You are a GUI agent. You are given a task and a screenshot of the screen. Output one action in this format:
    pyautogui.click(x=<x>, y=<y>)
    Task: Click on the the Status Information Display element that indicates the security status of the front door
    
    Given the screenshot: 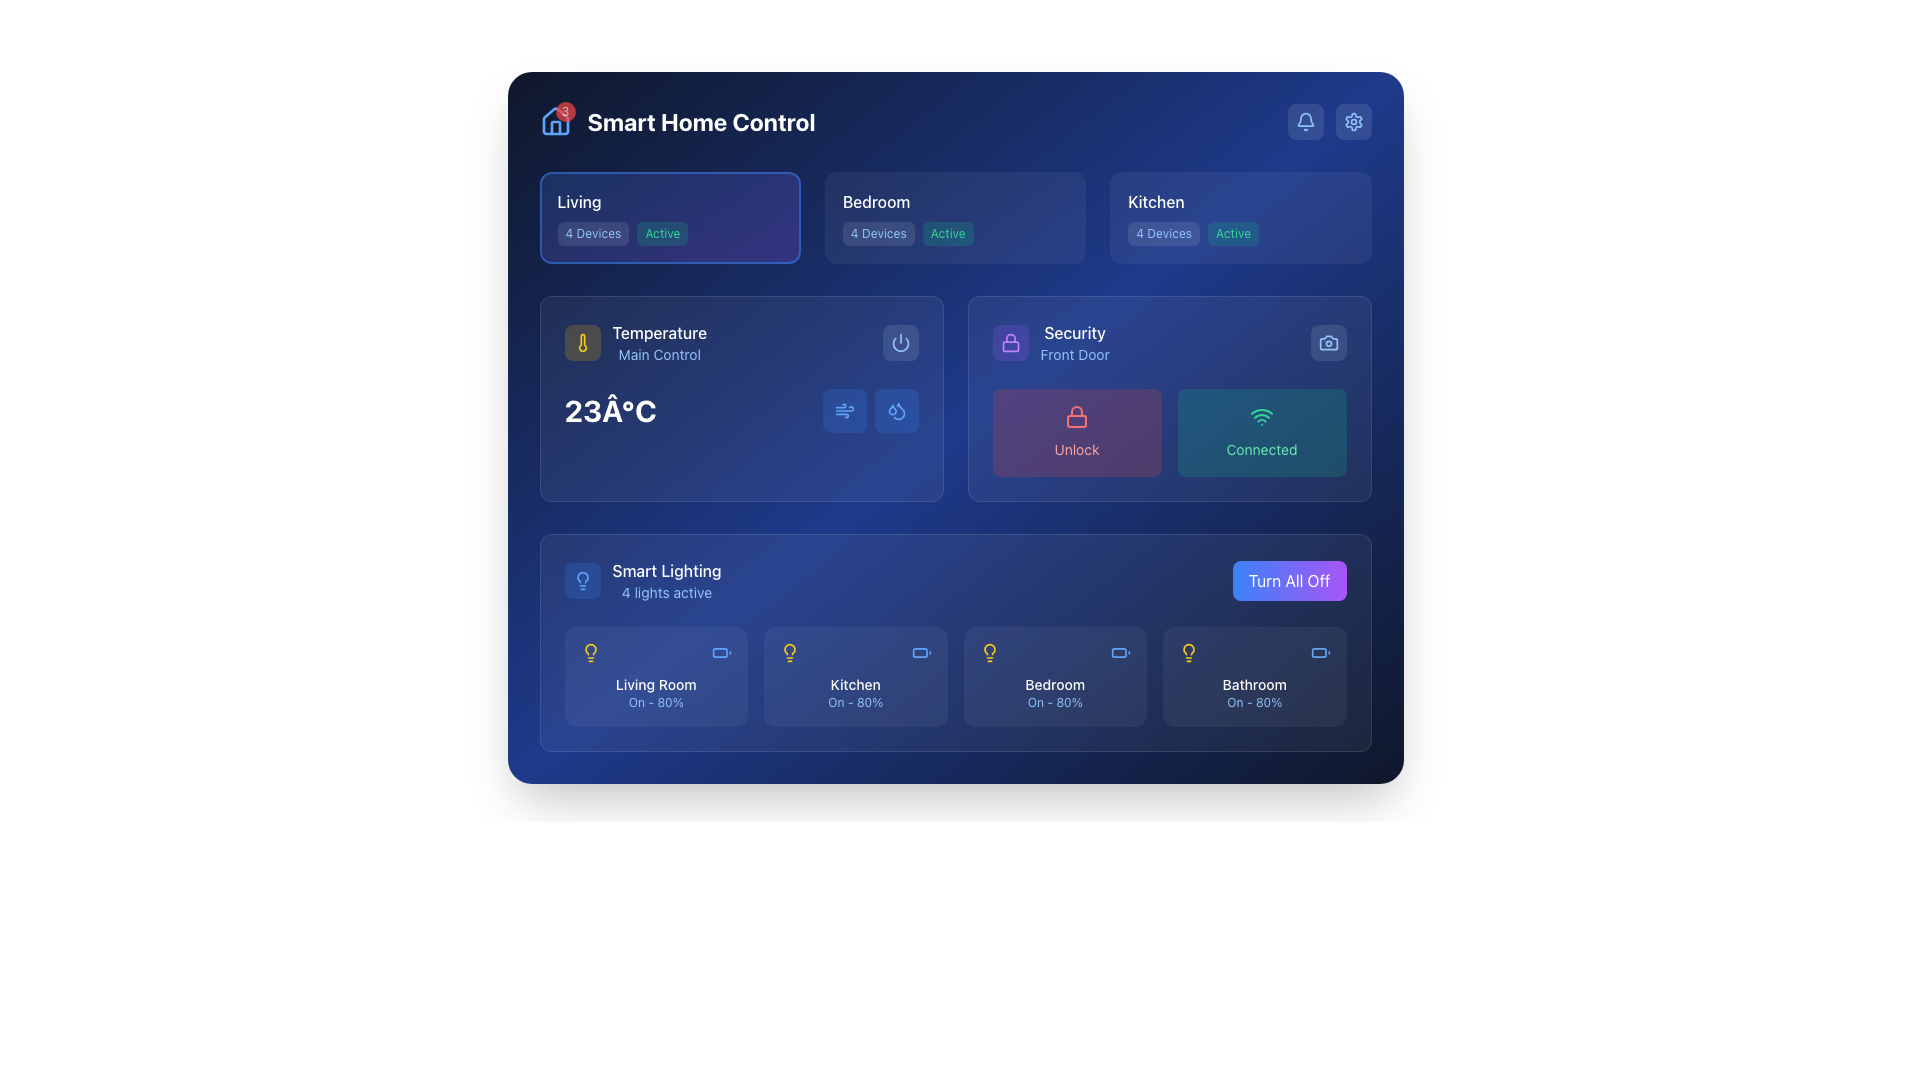 What is the action you would take?
    pyautogui.click(x=1050, y=342)
    